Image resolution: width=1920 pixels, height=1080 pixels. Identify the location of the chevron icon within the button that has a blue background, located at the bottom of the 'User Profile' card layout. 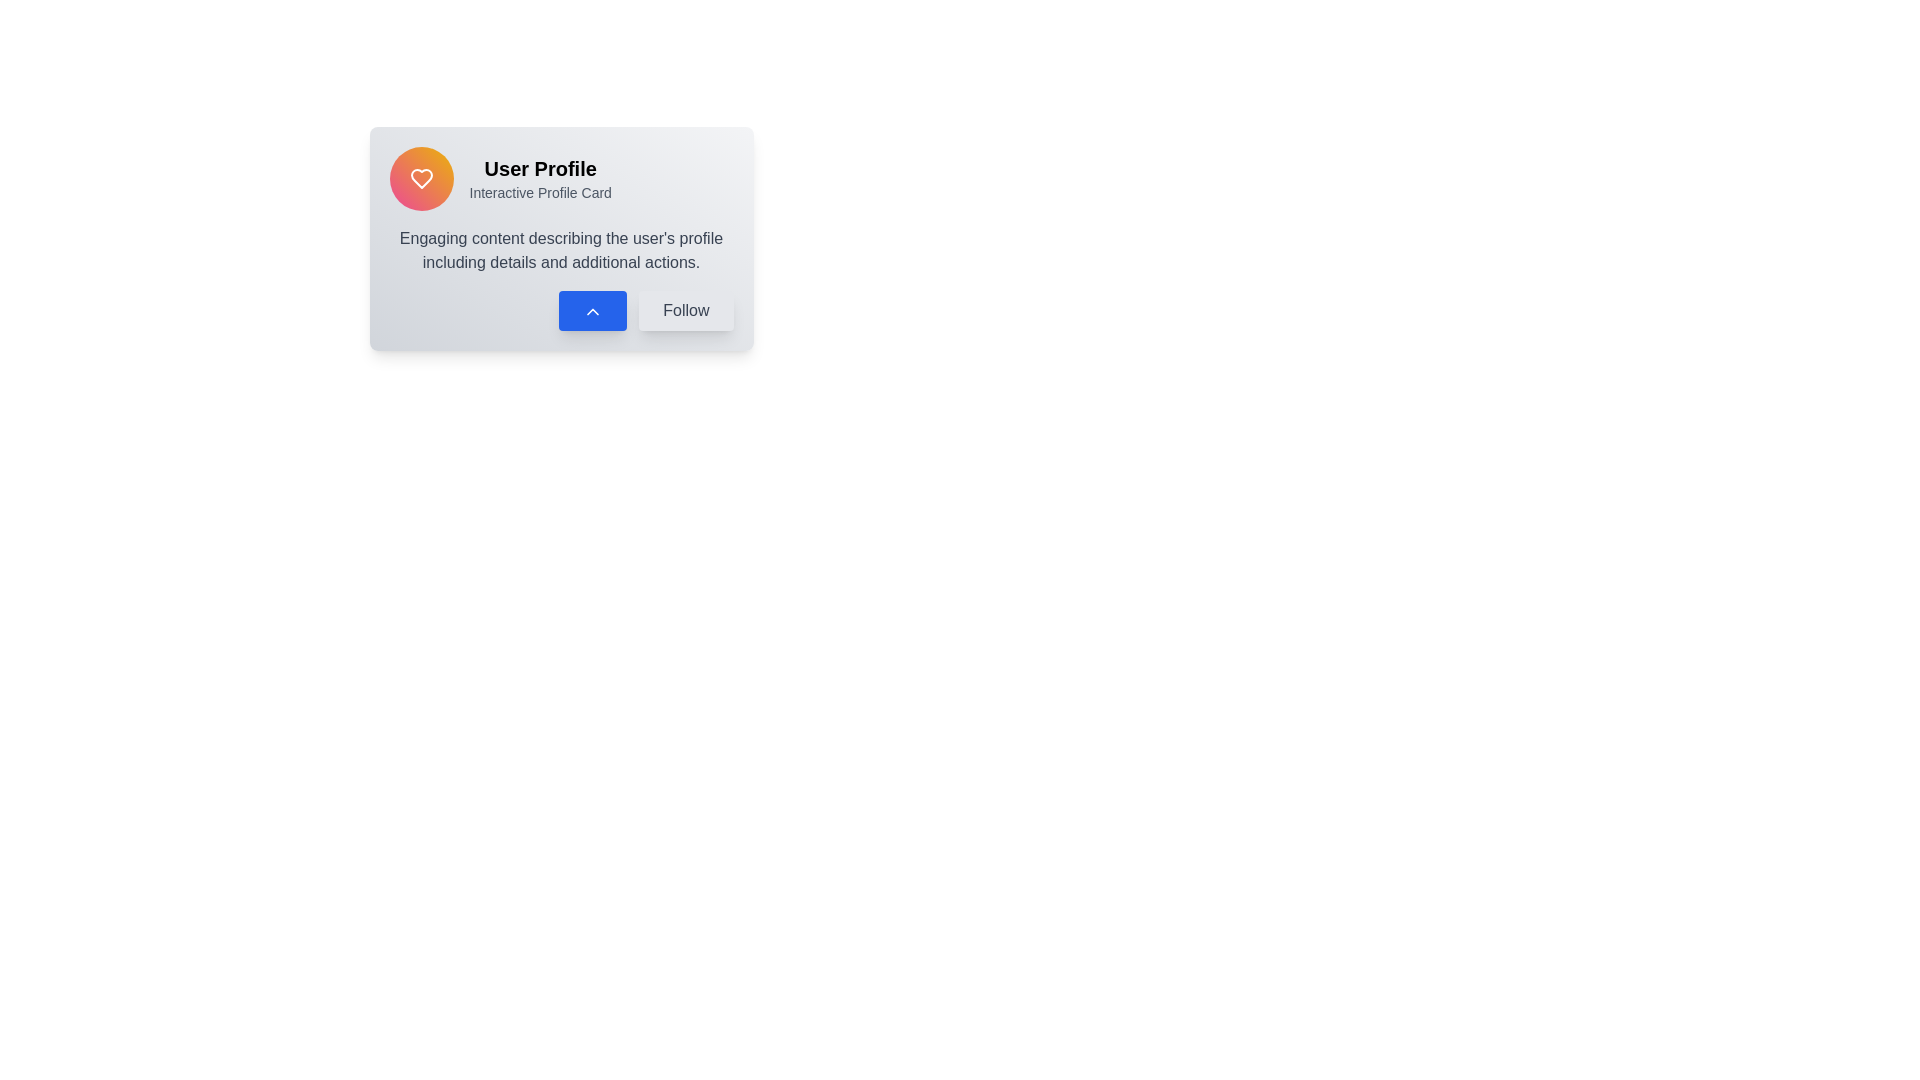
(592, 311).